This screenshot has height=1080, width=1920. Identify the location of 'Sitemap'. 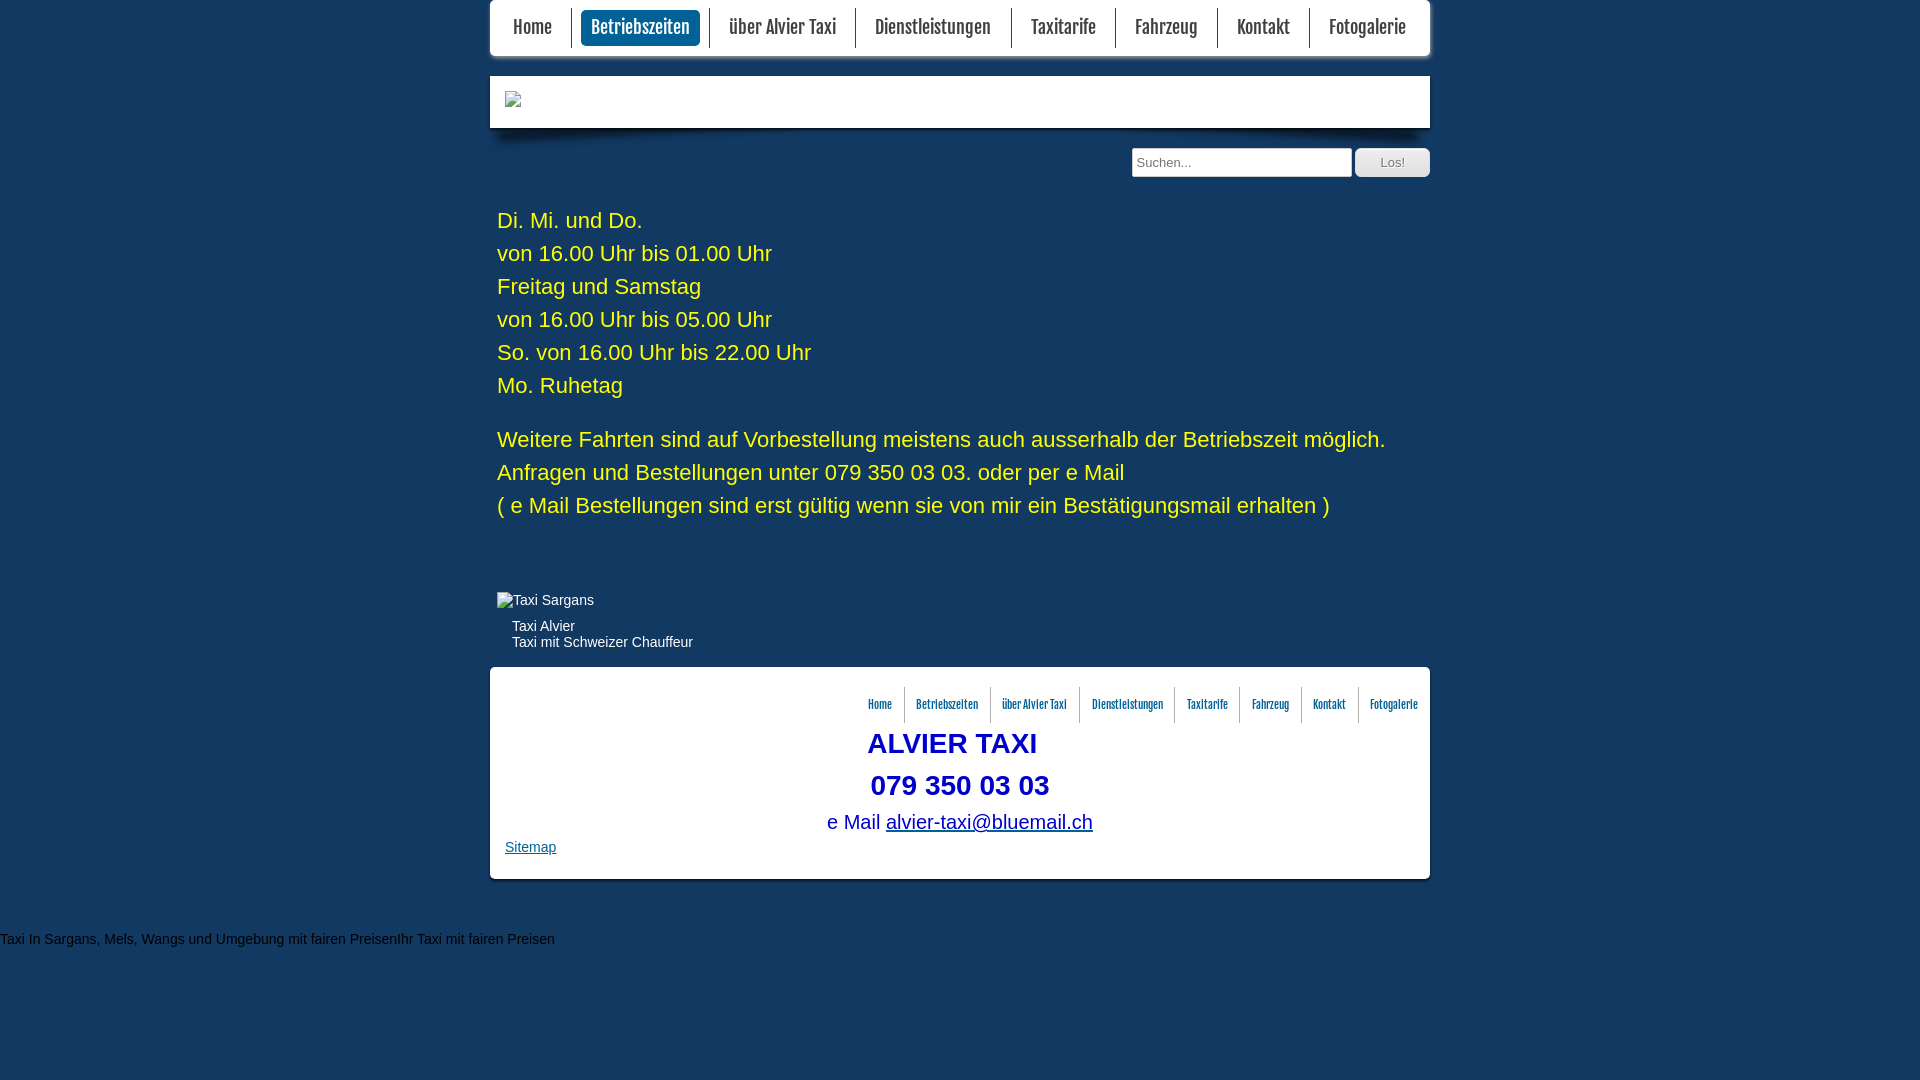
(530, 847).